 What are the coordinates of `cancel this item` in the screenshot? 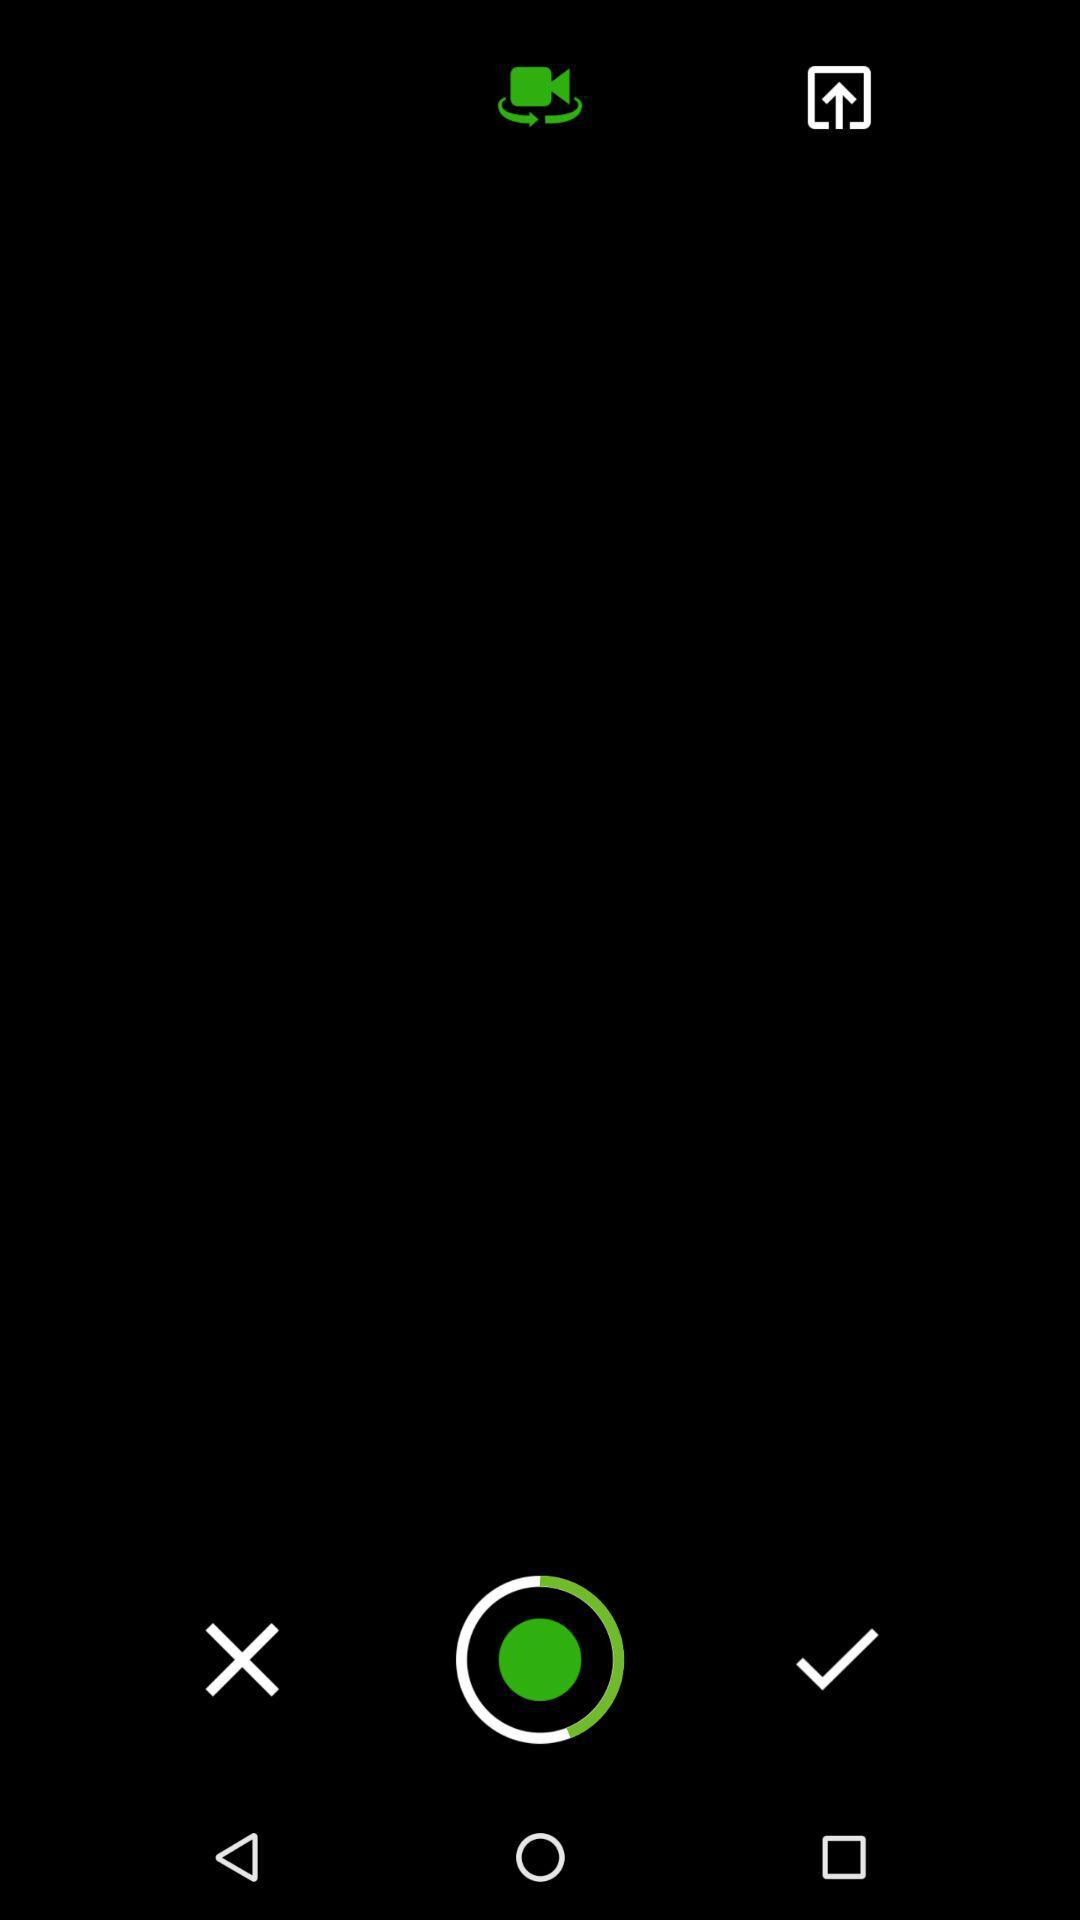 It's located at (241, 1659).